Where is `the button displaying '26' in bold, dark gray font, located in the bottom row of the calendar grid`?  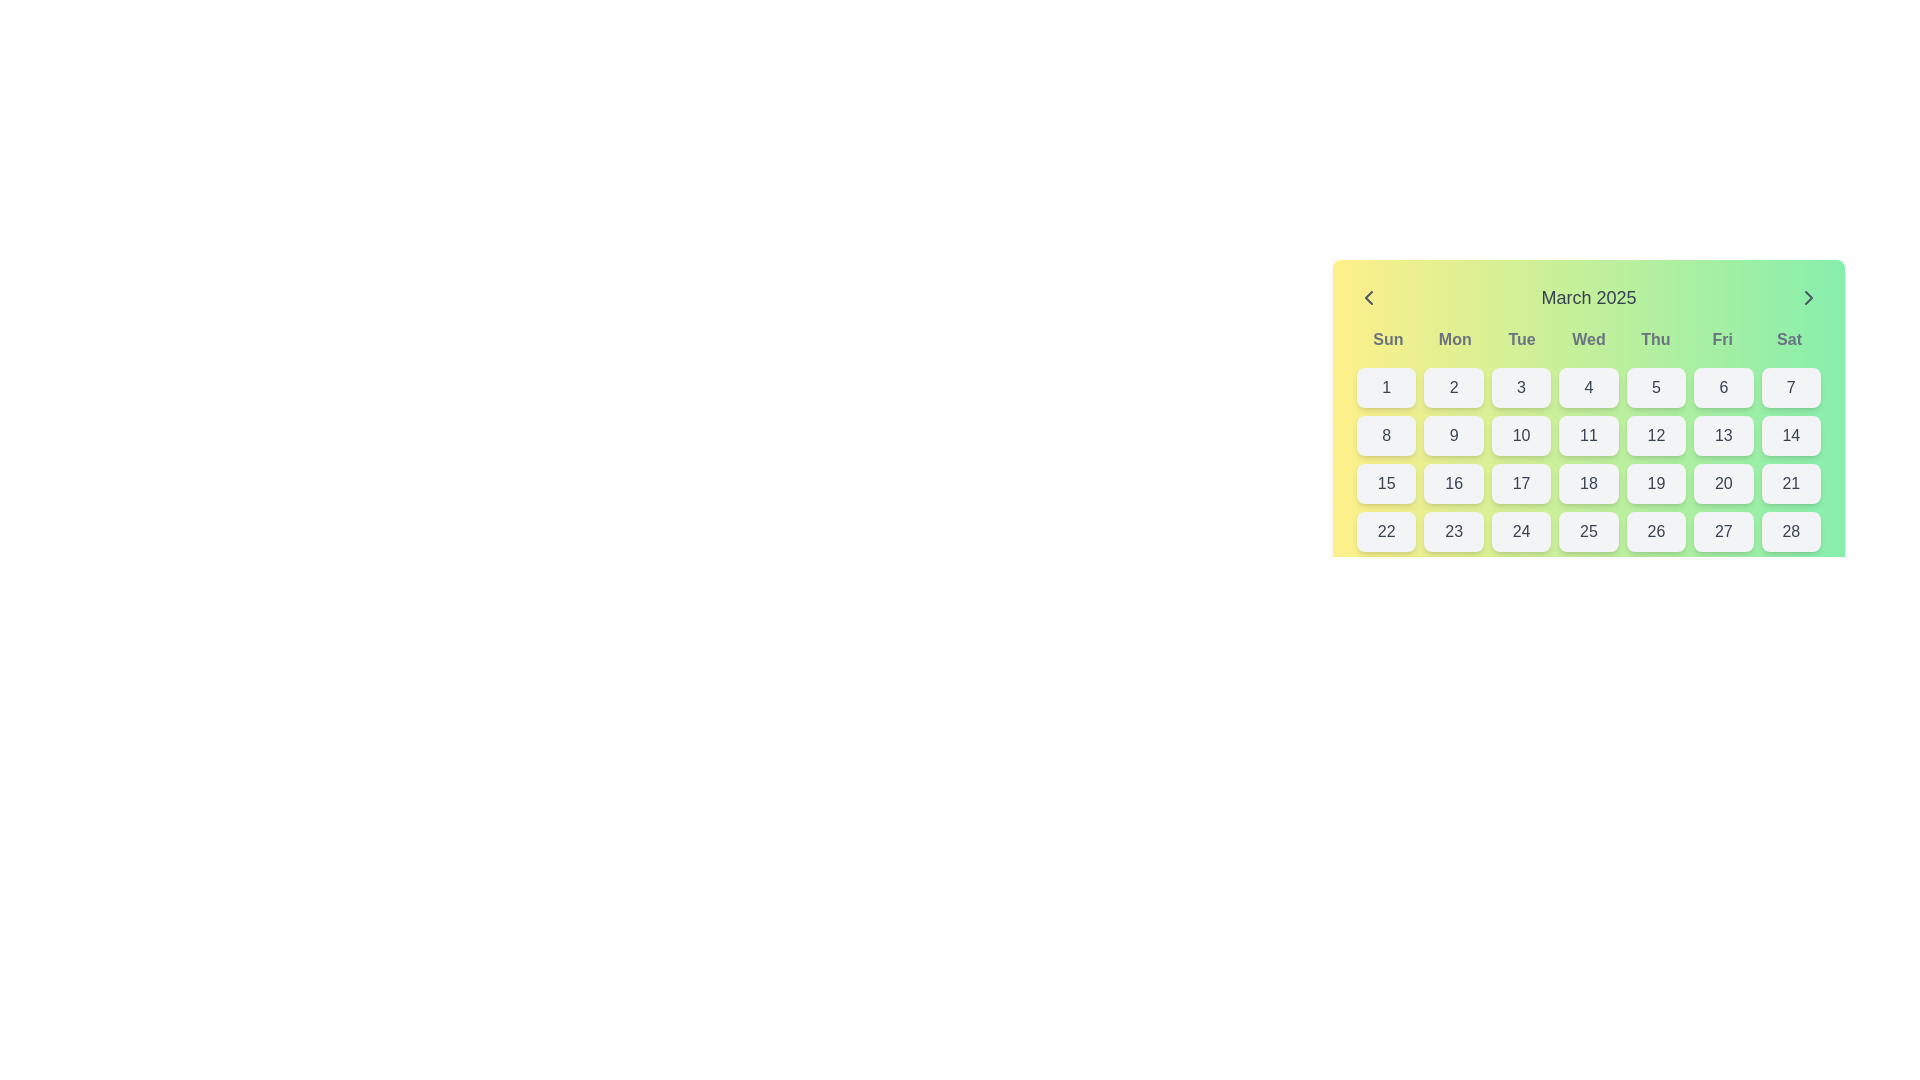
the button displaying '26' in bold, dark gray font, located in the bottom row of the calendar grid is located at coordinates (1656, 531).